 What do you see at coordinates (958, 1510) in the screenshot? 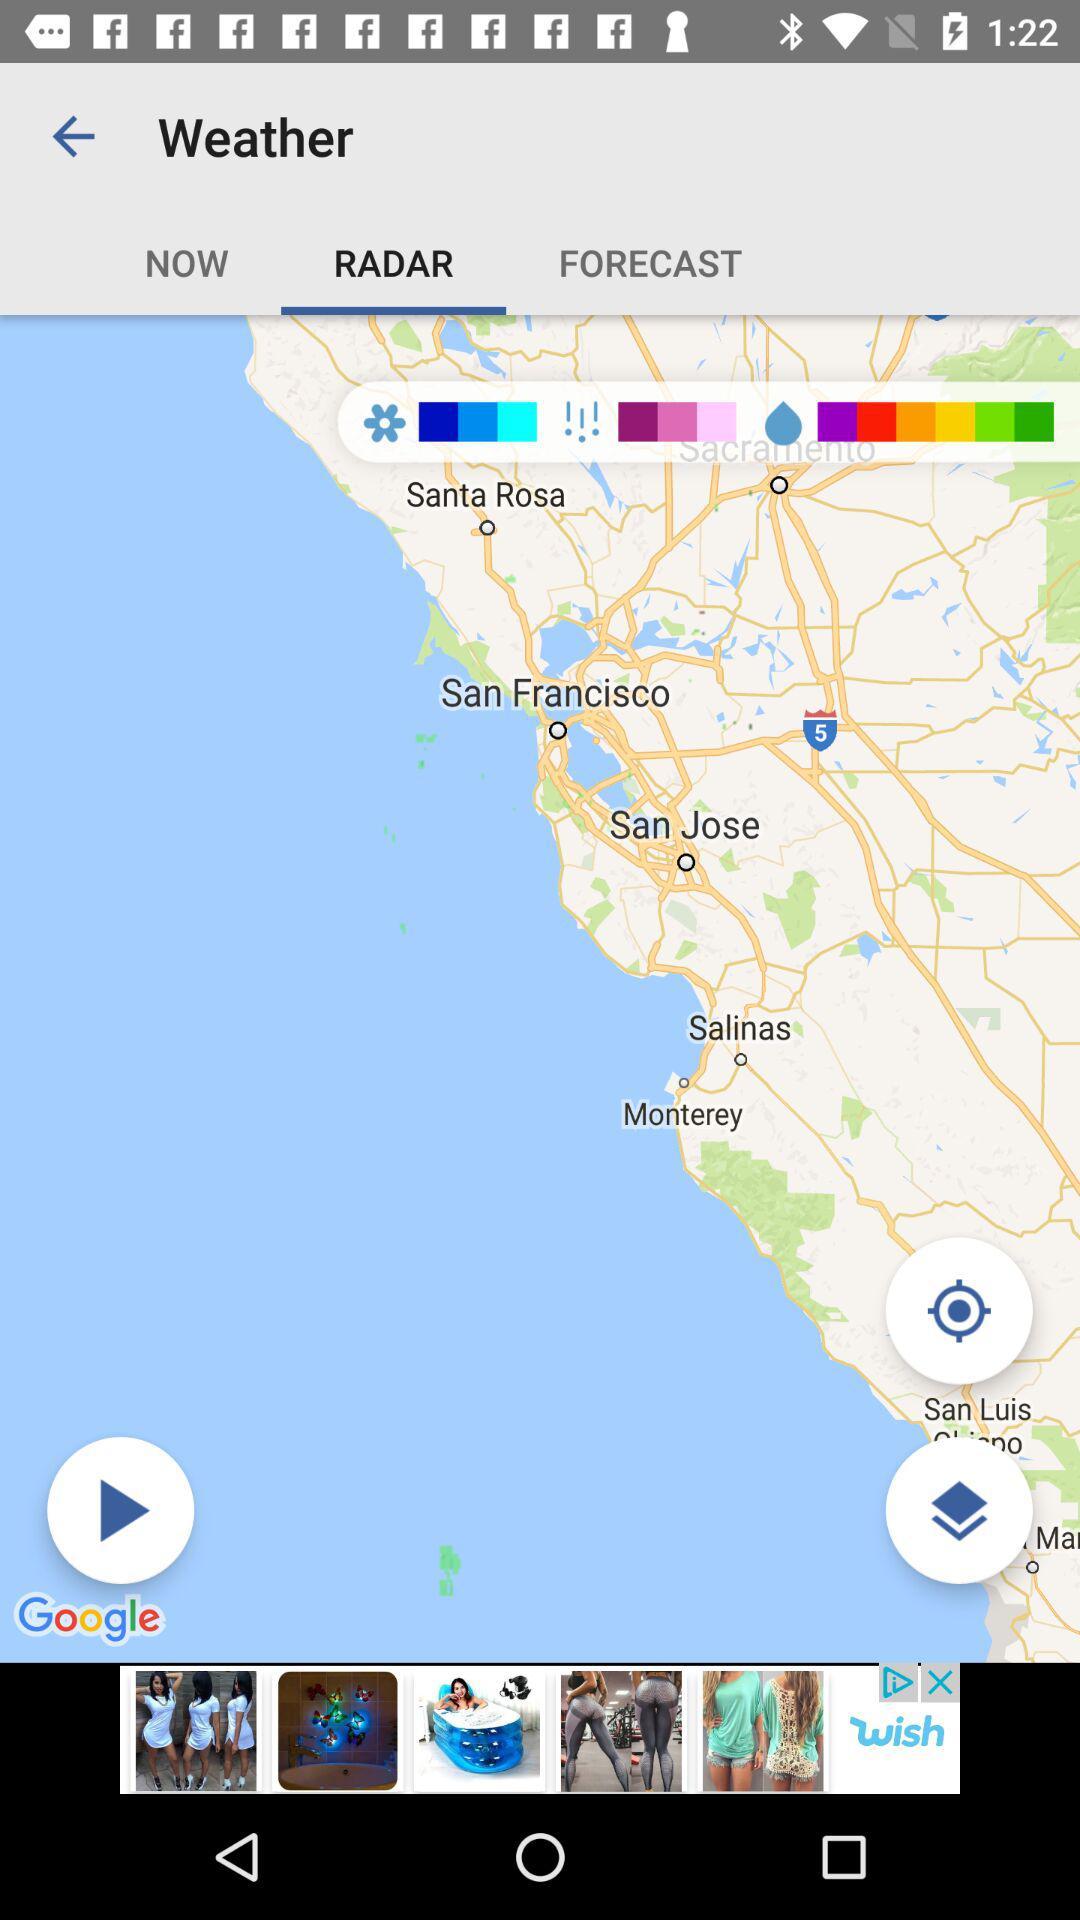
I see `the layers icon` at bounding box center [958, 1510].